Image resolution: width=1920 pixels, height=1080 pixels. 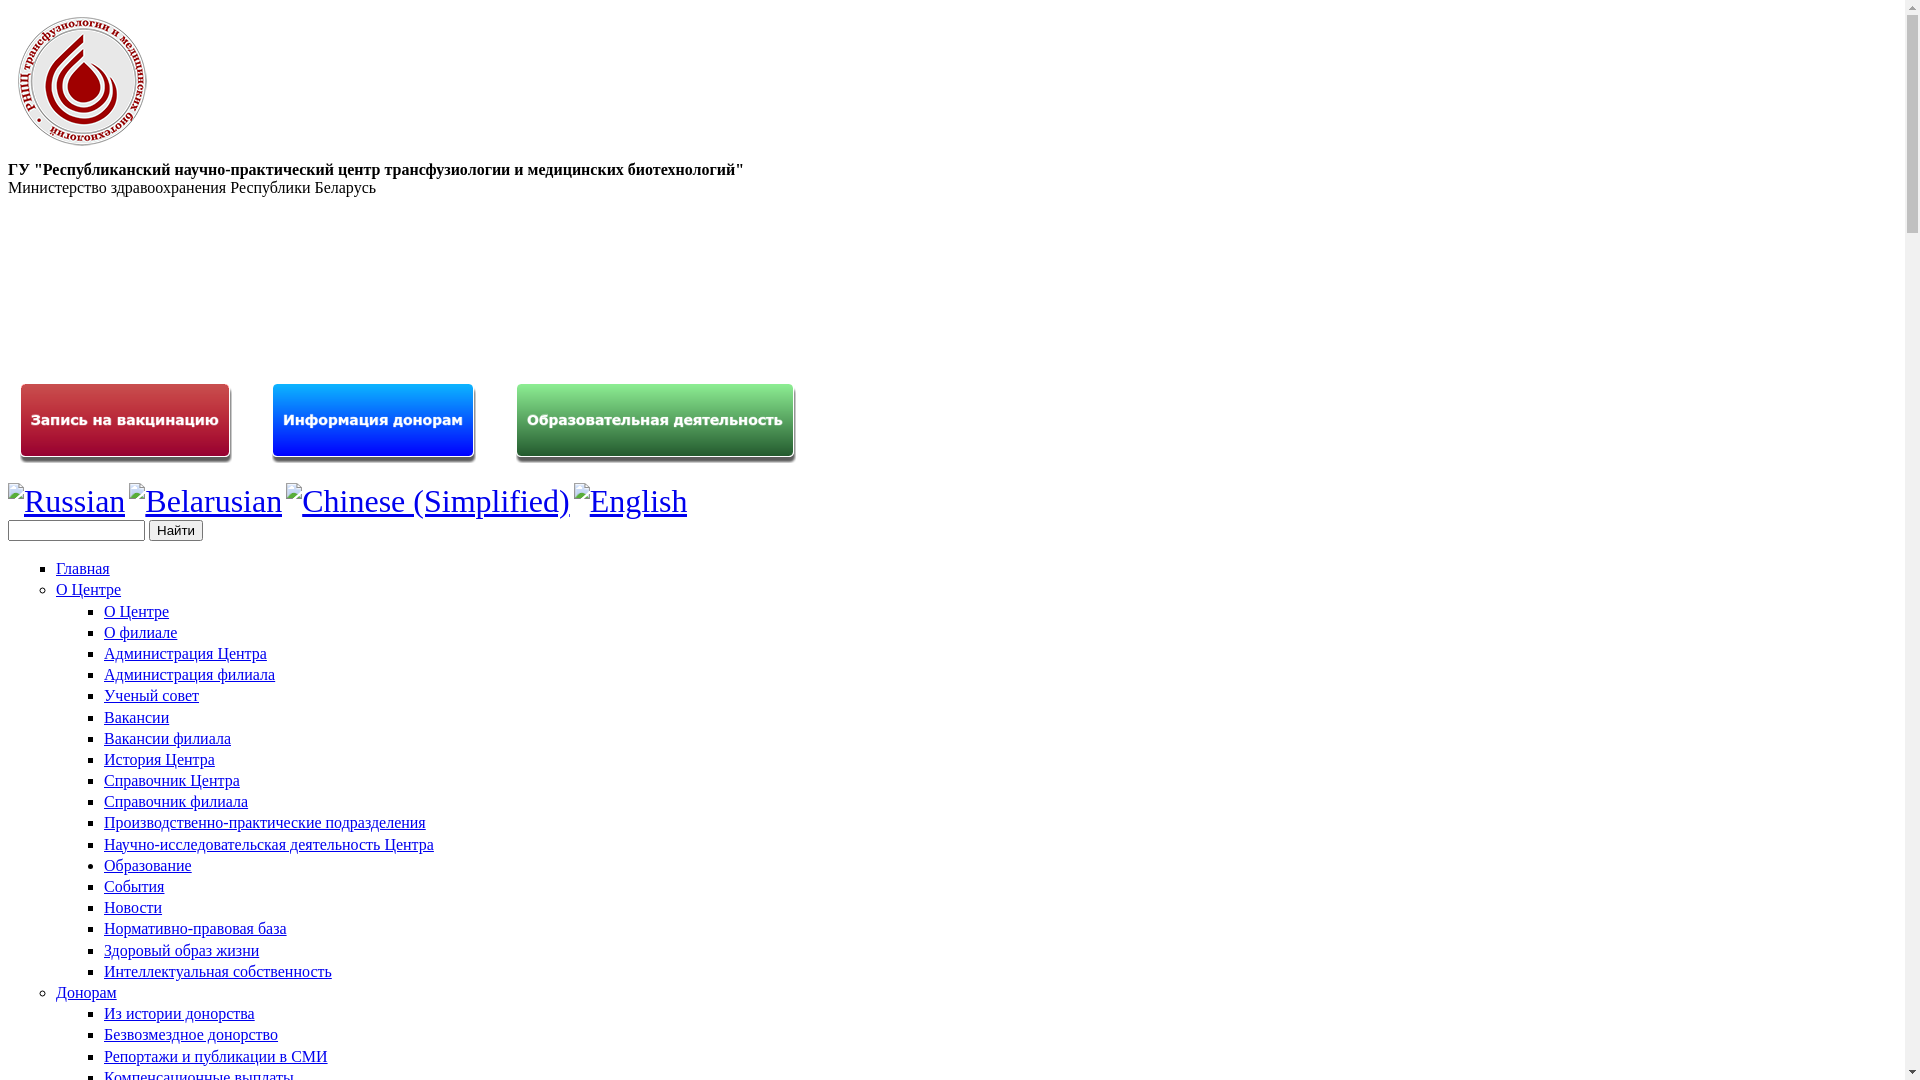 What do you see at coordinates (629, 500) in the screenshot?
I see `'English'` at bounding box center [629, 500].